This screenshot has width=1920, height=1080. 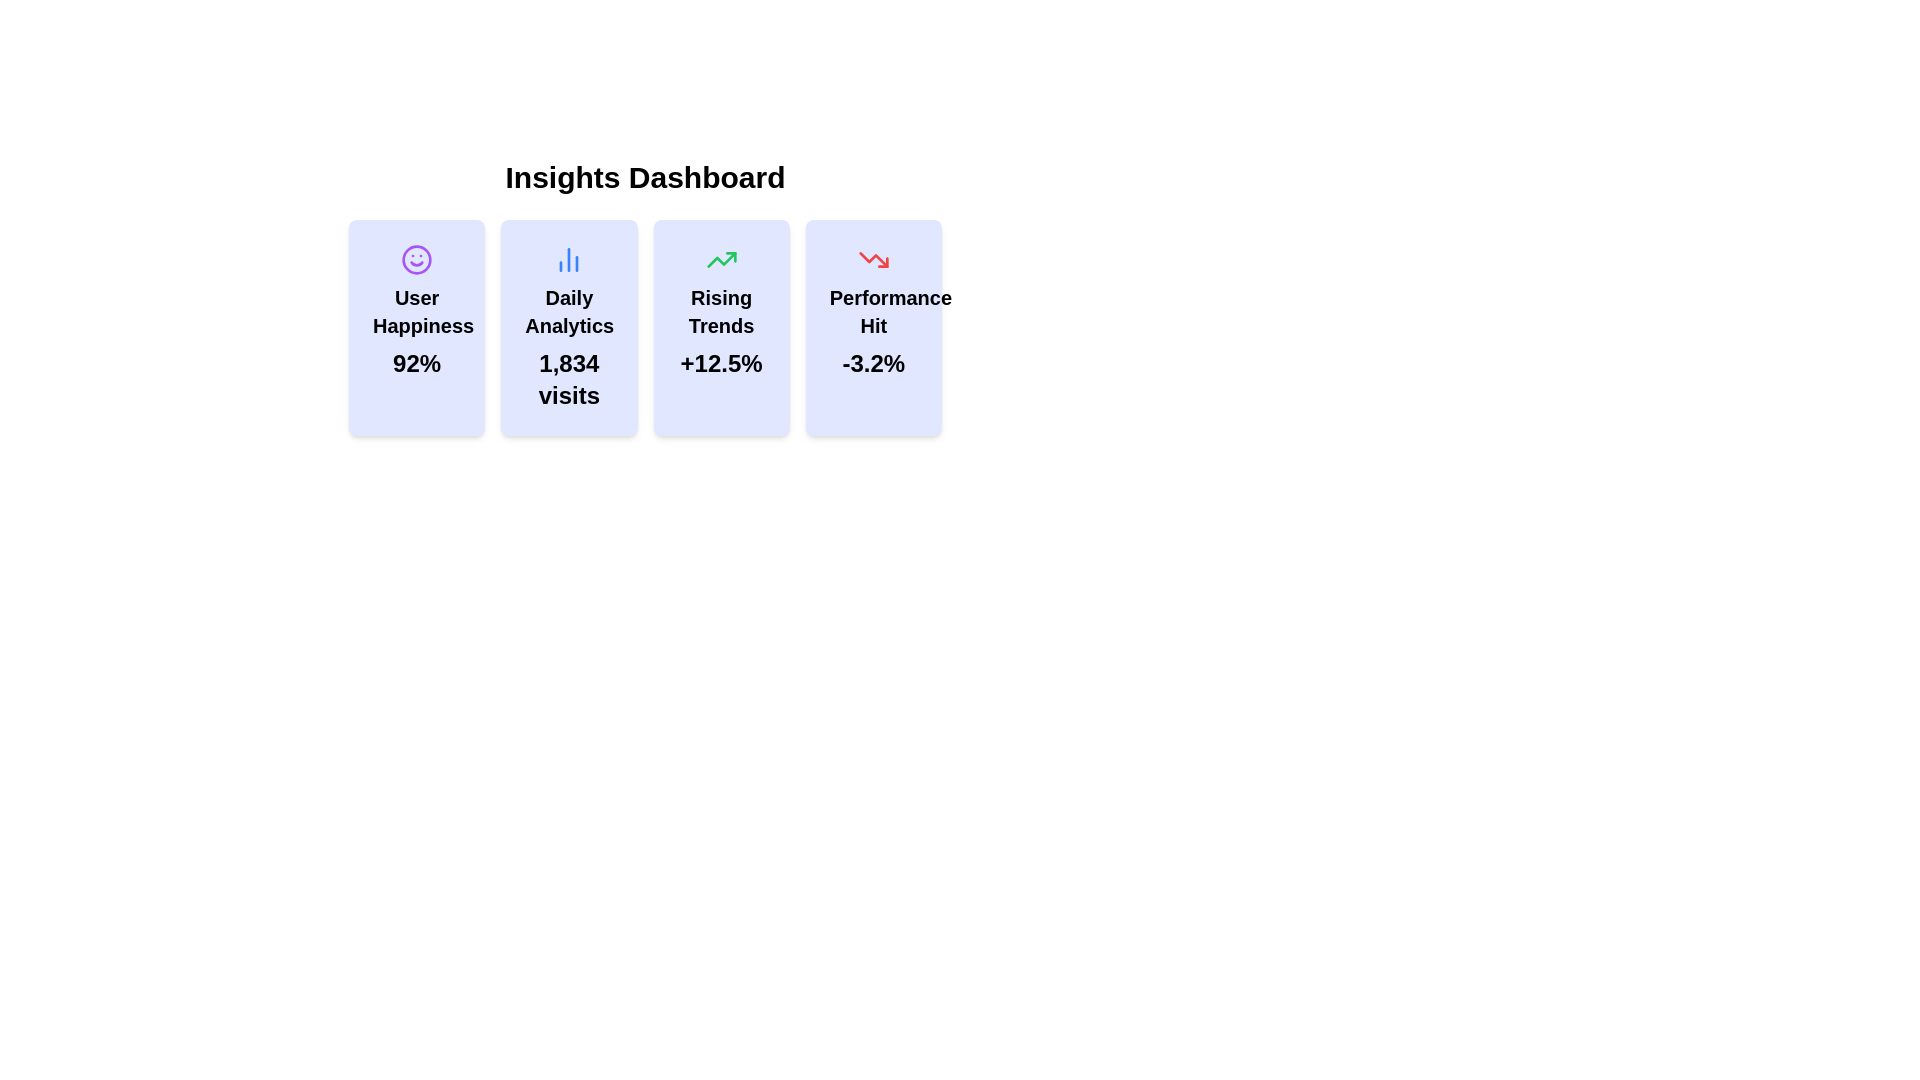 I want to click on the 'Daily Analytics' icon which symbolizes data analysis, located at the top of the 'Daily Analytics' card, so click(x=568, y=258).